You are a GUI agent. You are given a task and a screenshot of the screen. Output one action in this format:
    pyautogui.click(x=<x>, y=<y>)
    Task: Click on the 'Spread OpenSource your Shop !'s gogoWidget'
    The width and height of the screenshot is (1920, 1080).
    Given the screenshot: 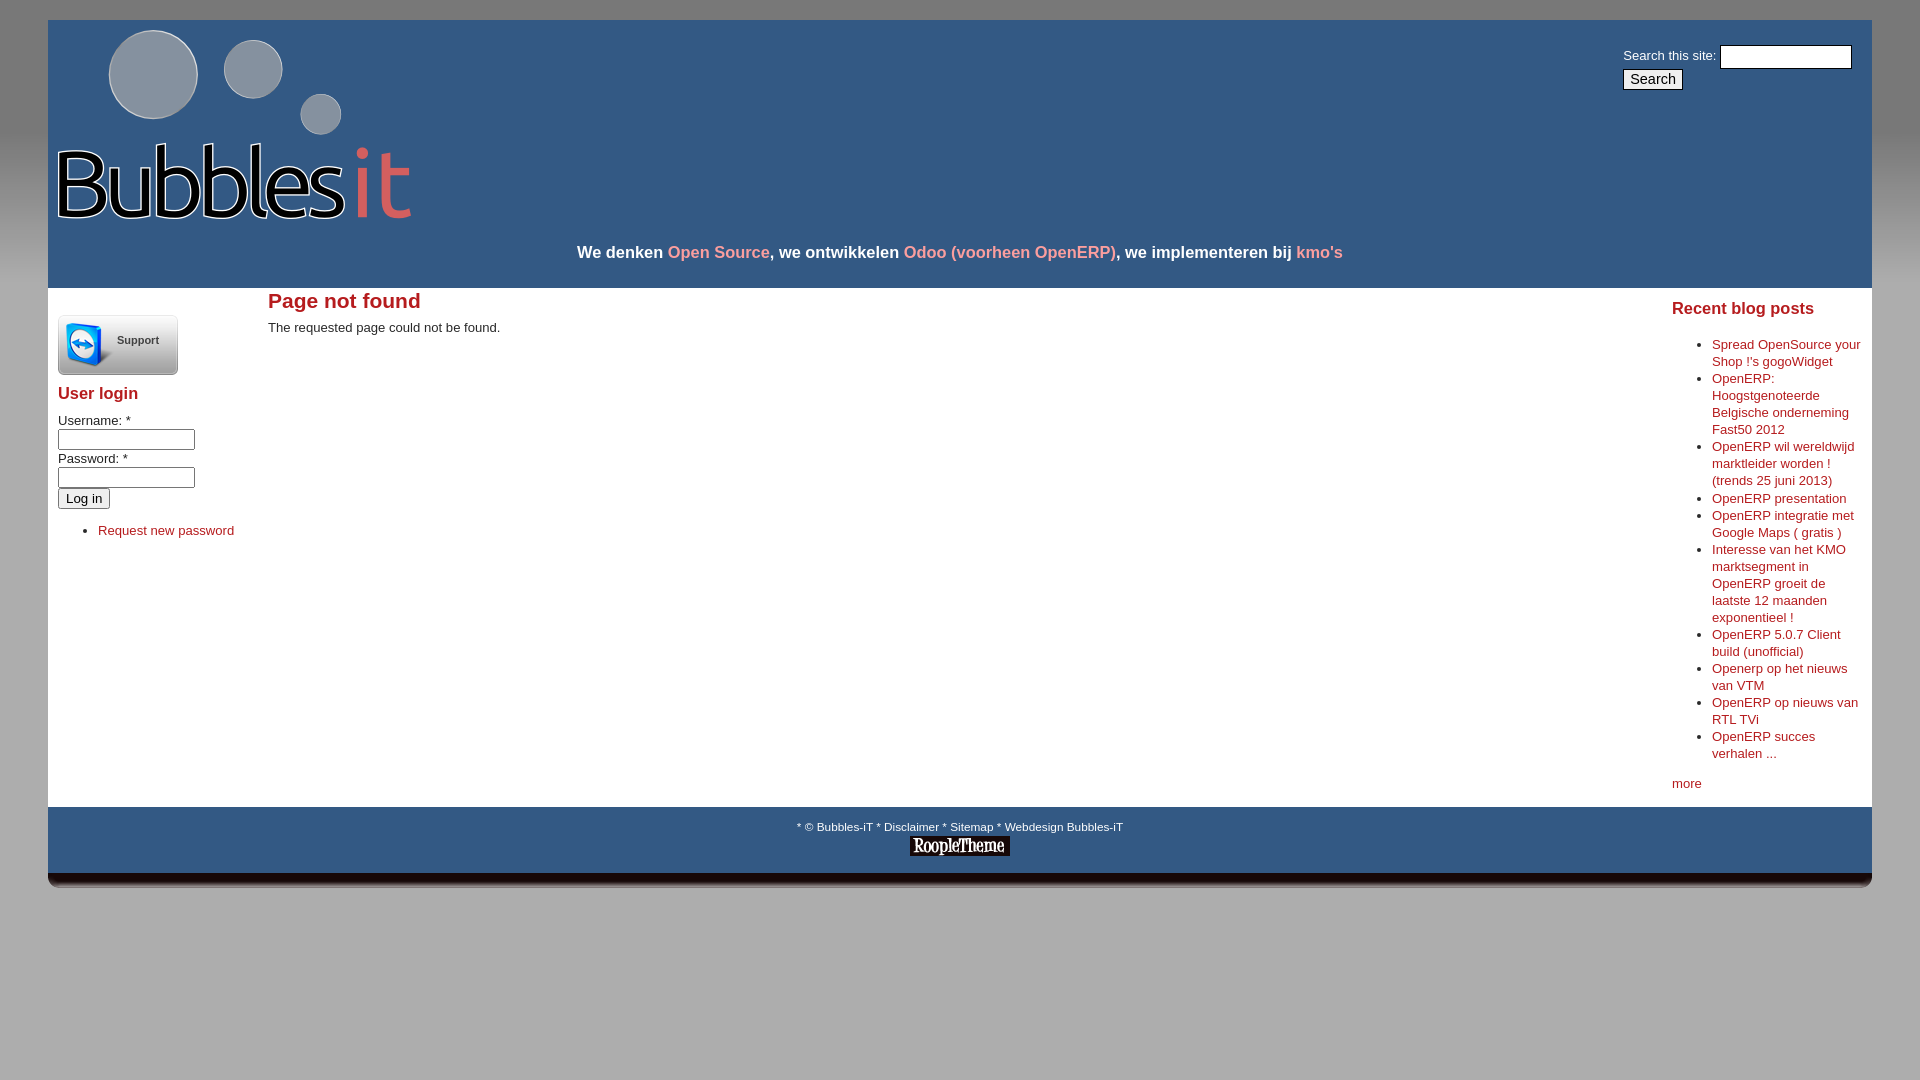 What is the action you would take?
    pyautogui.click(x=1786, y=352)
    